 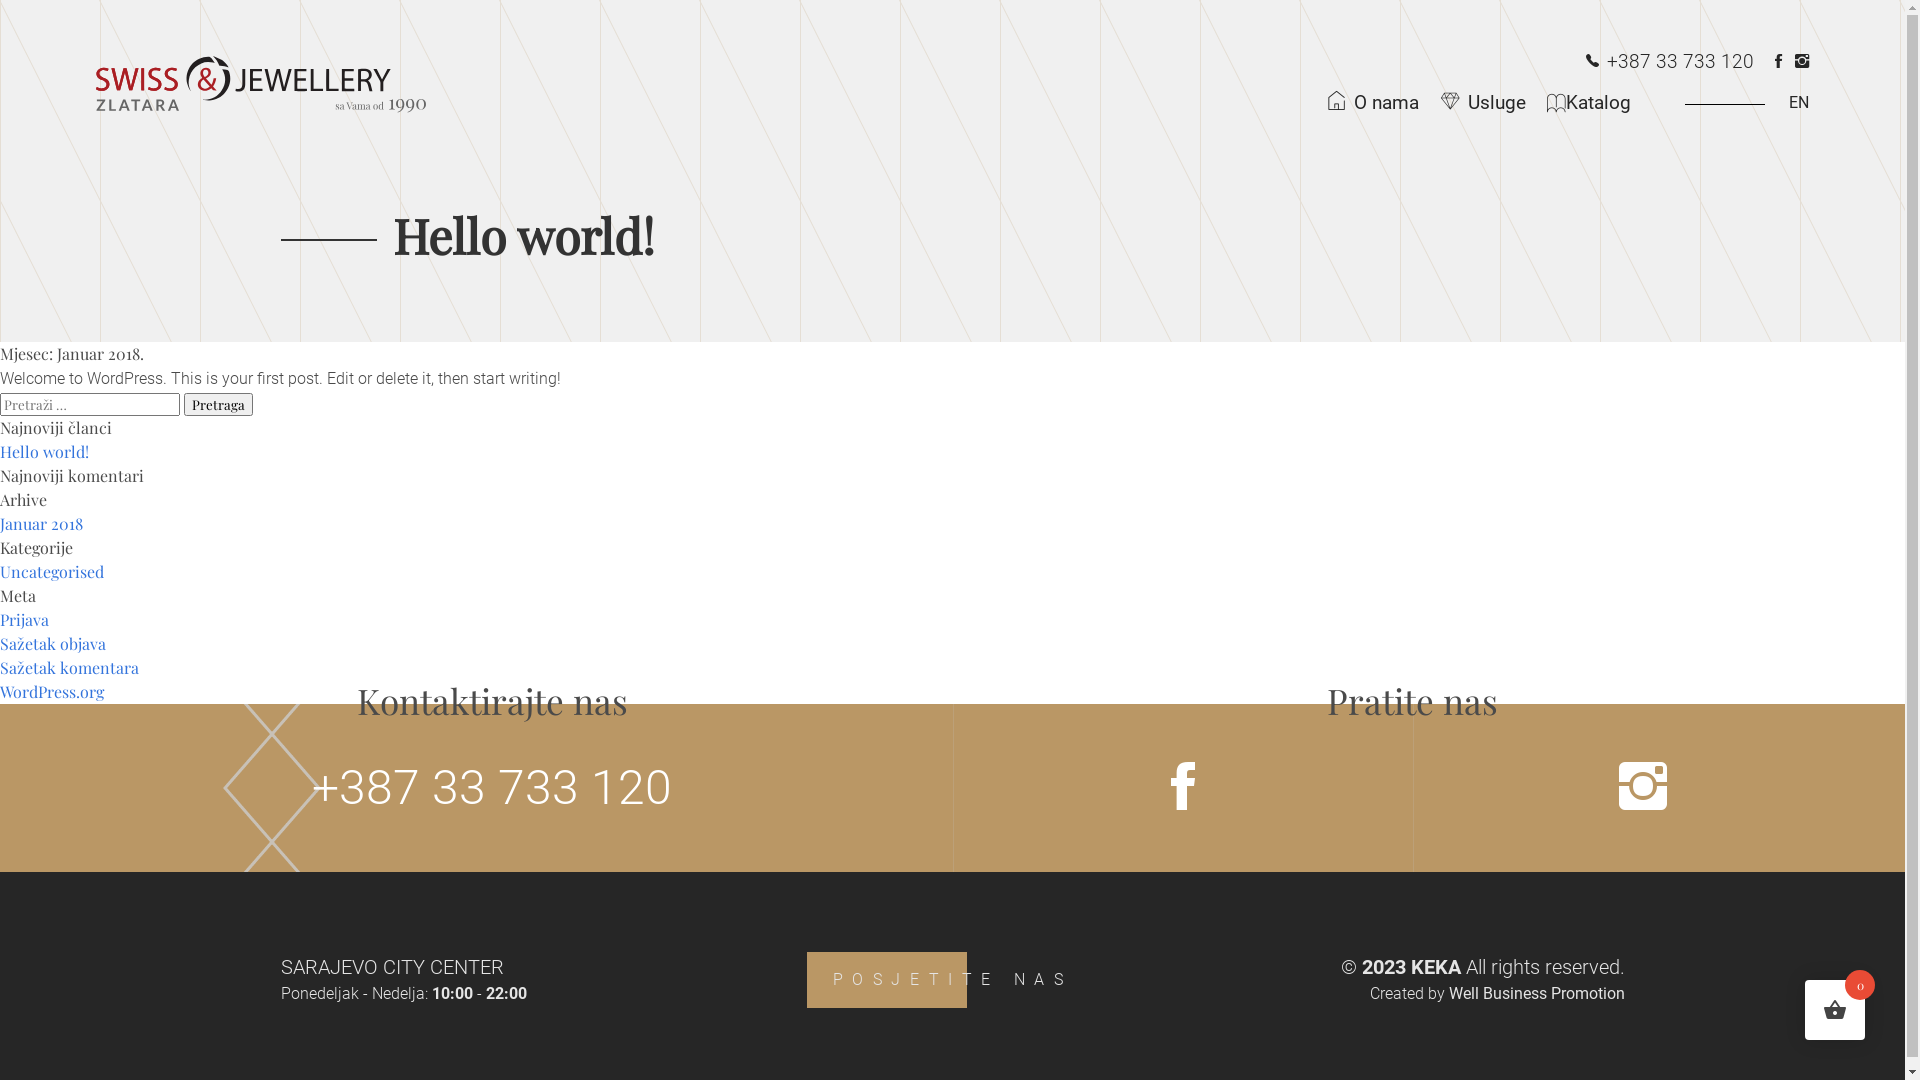 What do you see at coordinates (0, 690) in the screenshot?
I see `'WordPress.org'` at bounding box center [0, 690].